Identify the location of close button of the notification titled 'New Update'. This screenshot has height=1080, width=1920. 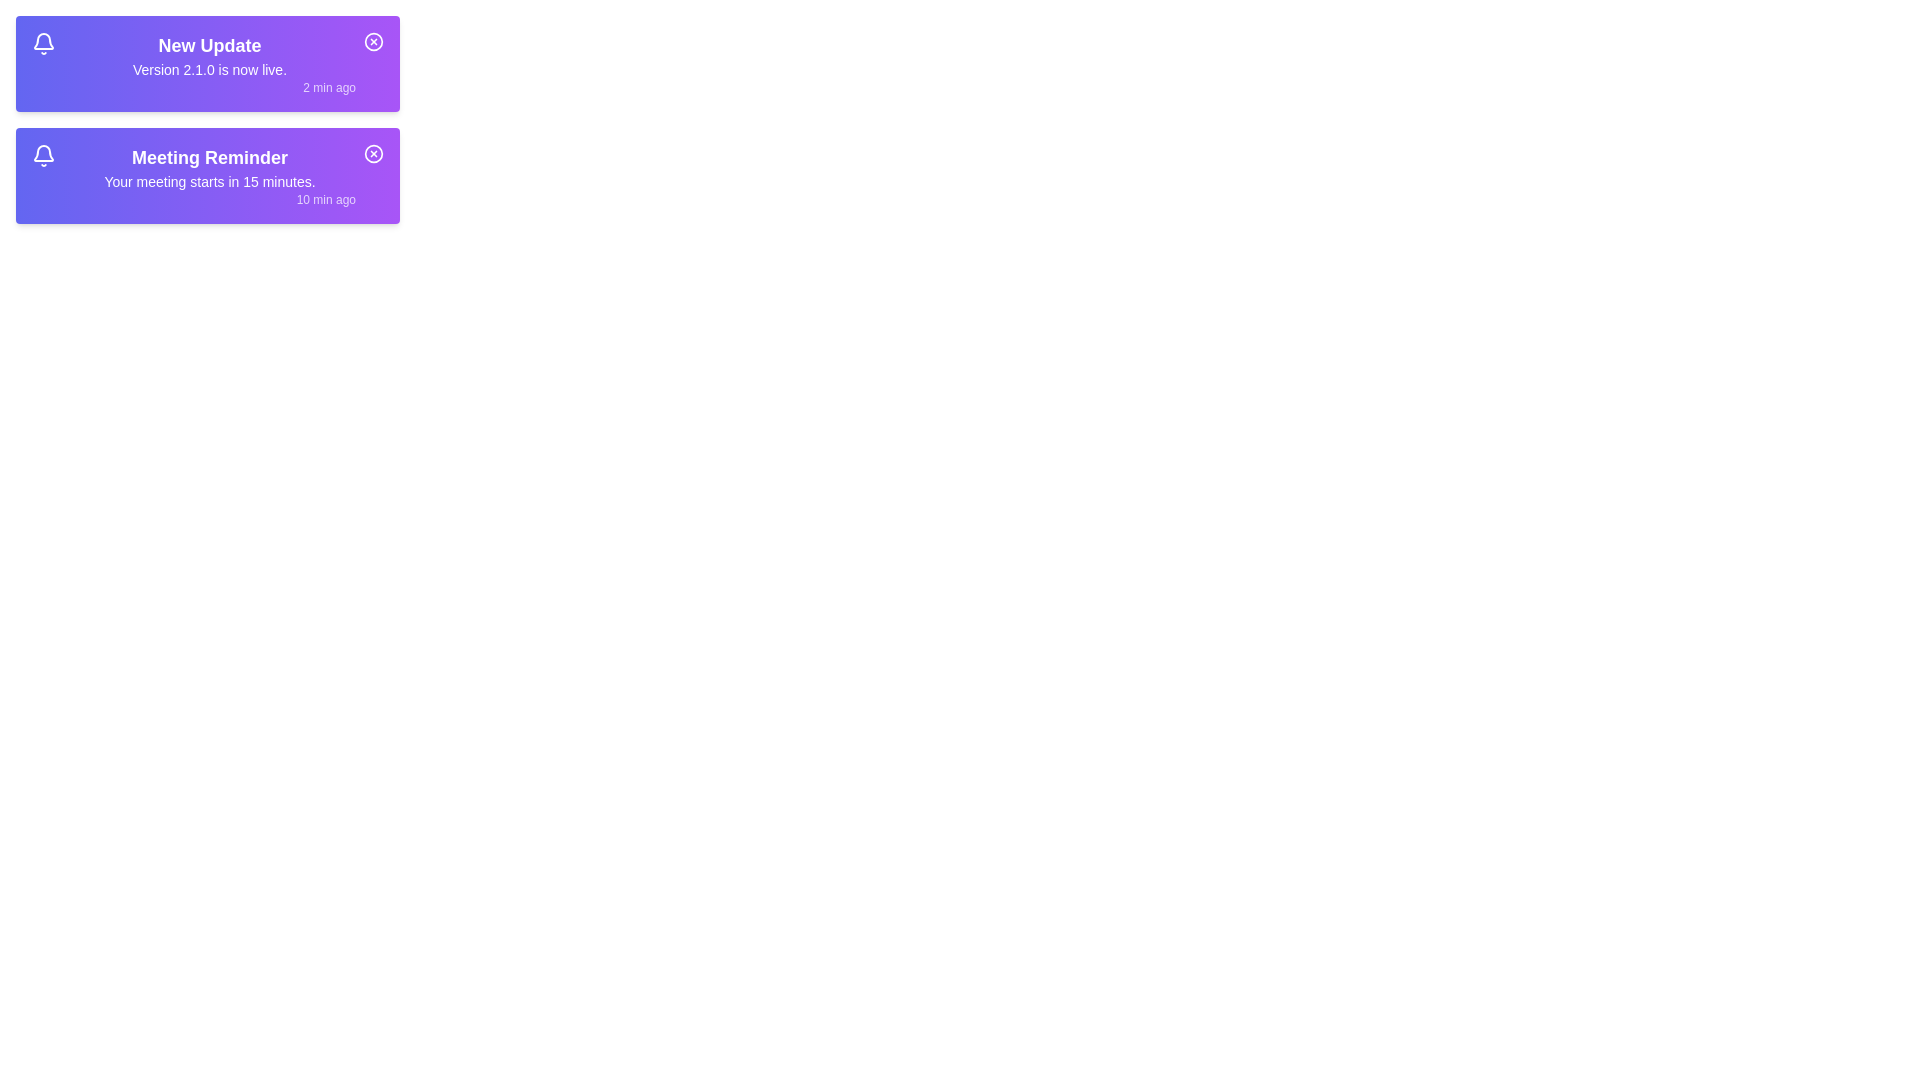
(374, 42).